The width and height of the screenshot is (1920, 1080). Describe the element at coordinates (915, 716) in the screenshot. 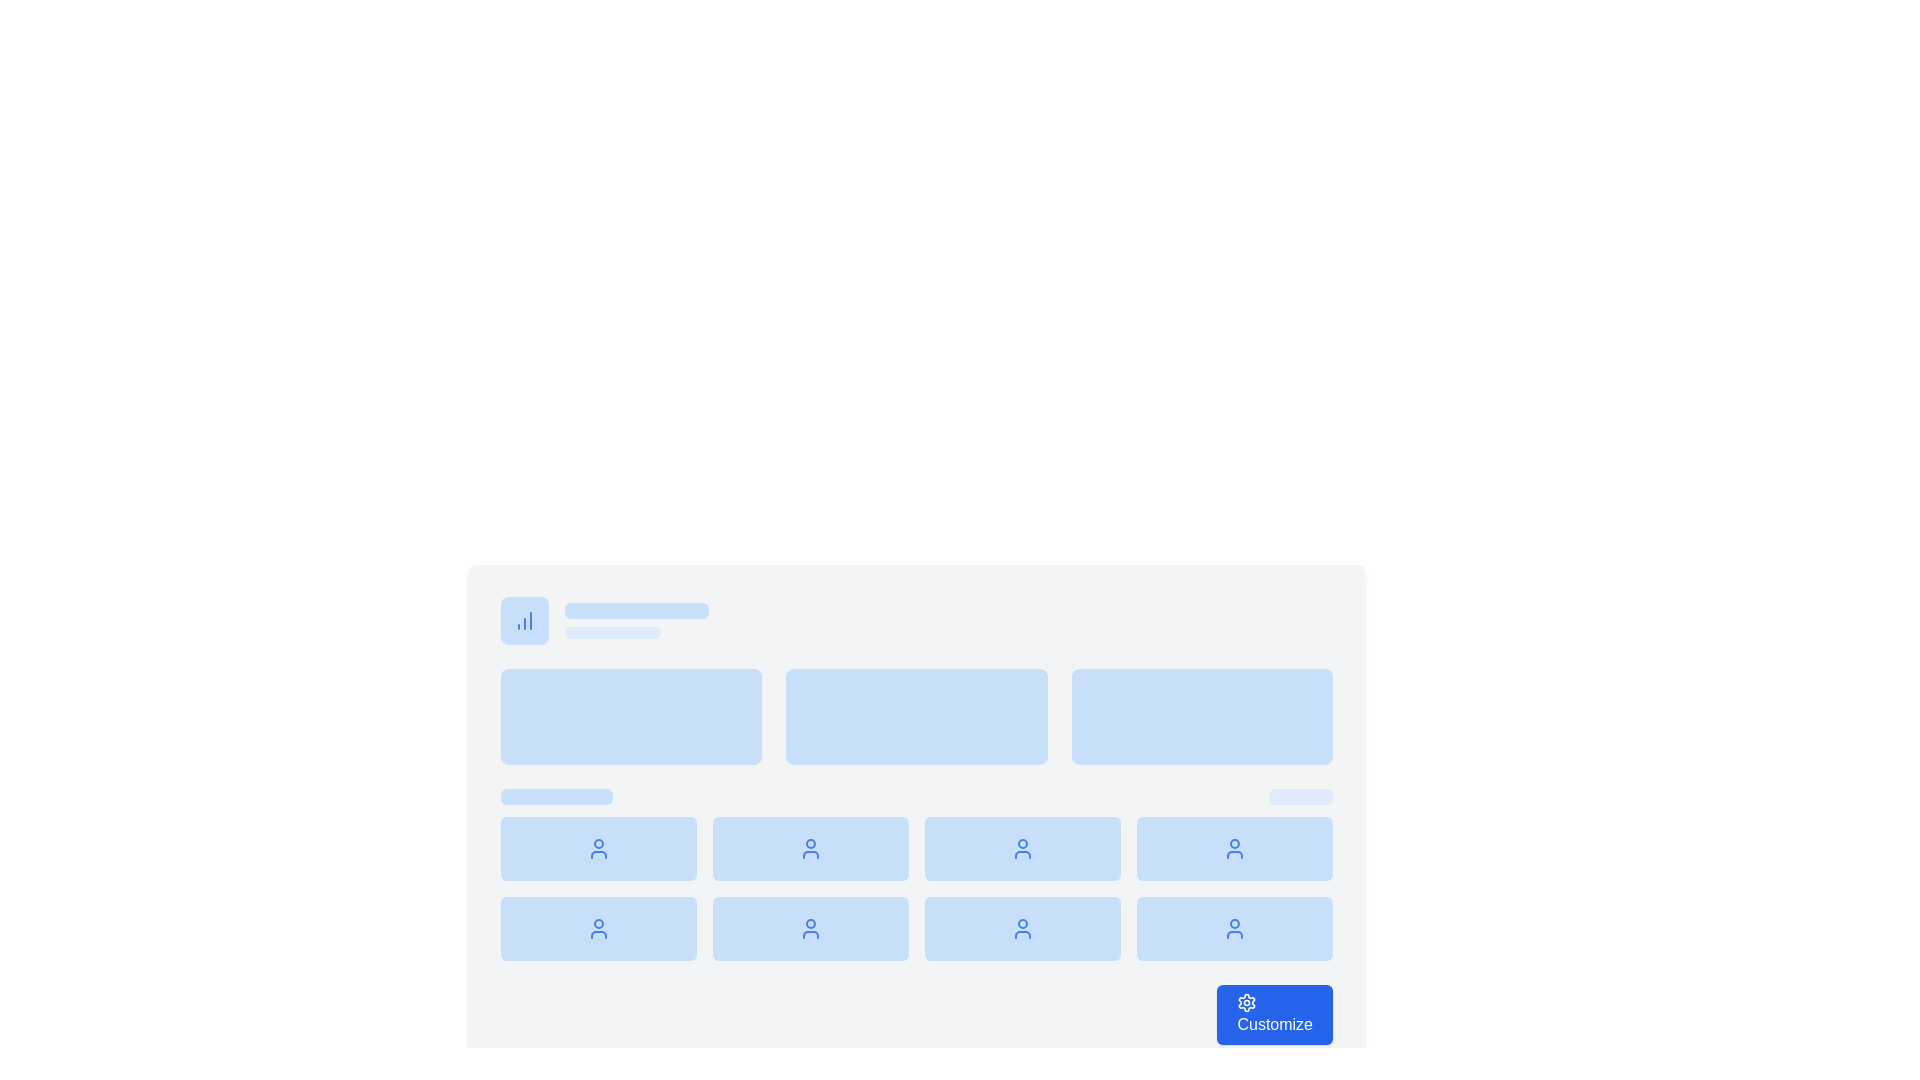

I see `the Grid Item located in the middle position of a grid layout, which is styled to represent content under construction, positioned below graphical elements and above blue rectangular buttons` at that location.